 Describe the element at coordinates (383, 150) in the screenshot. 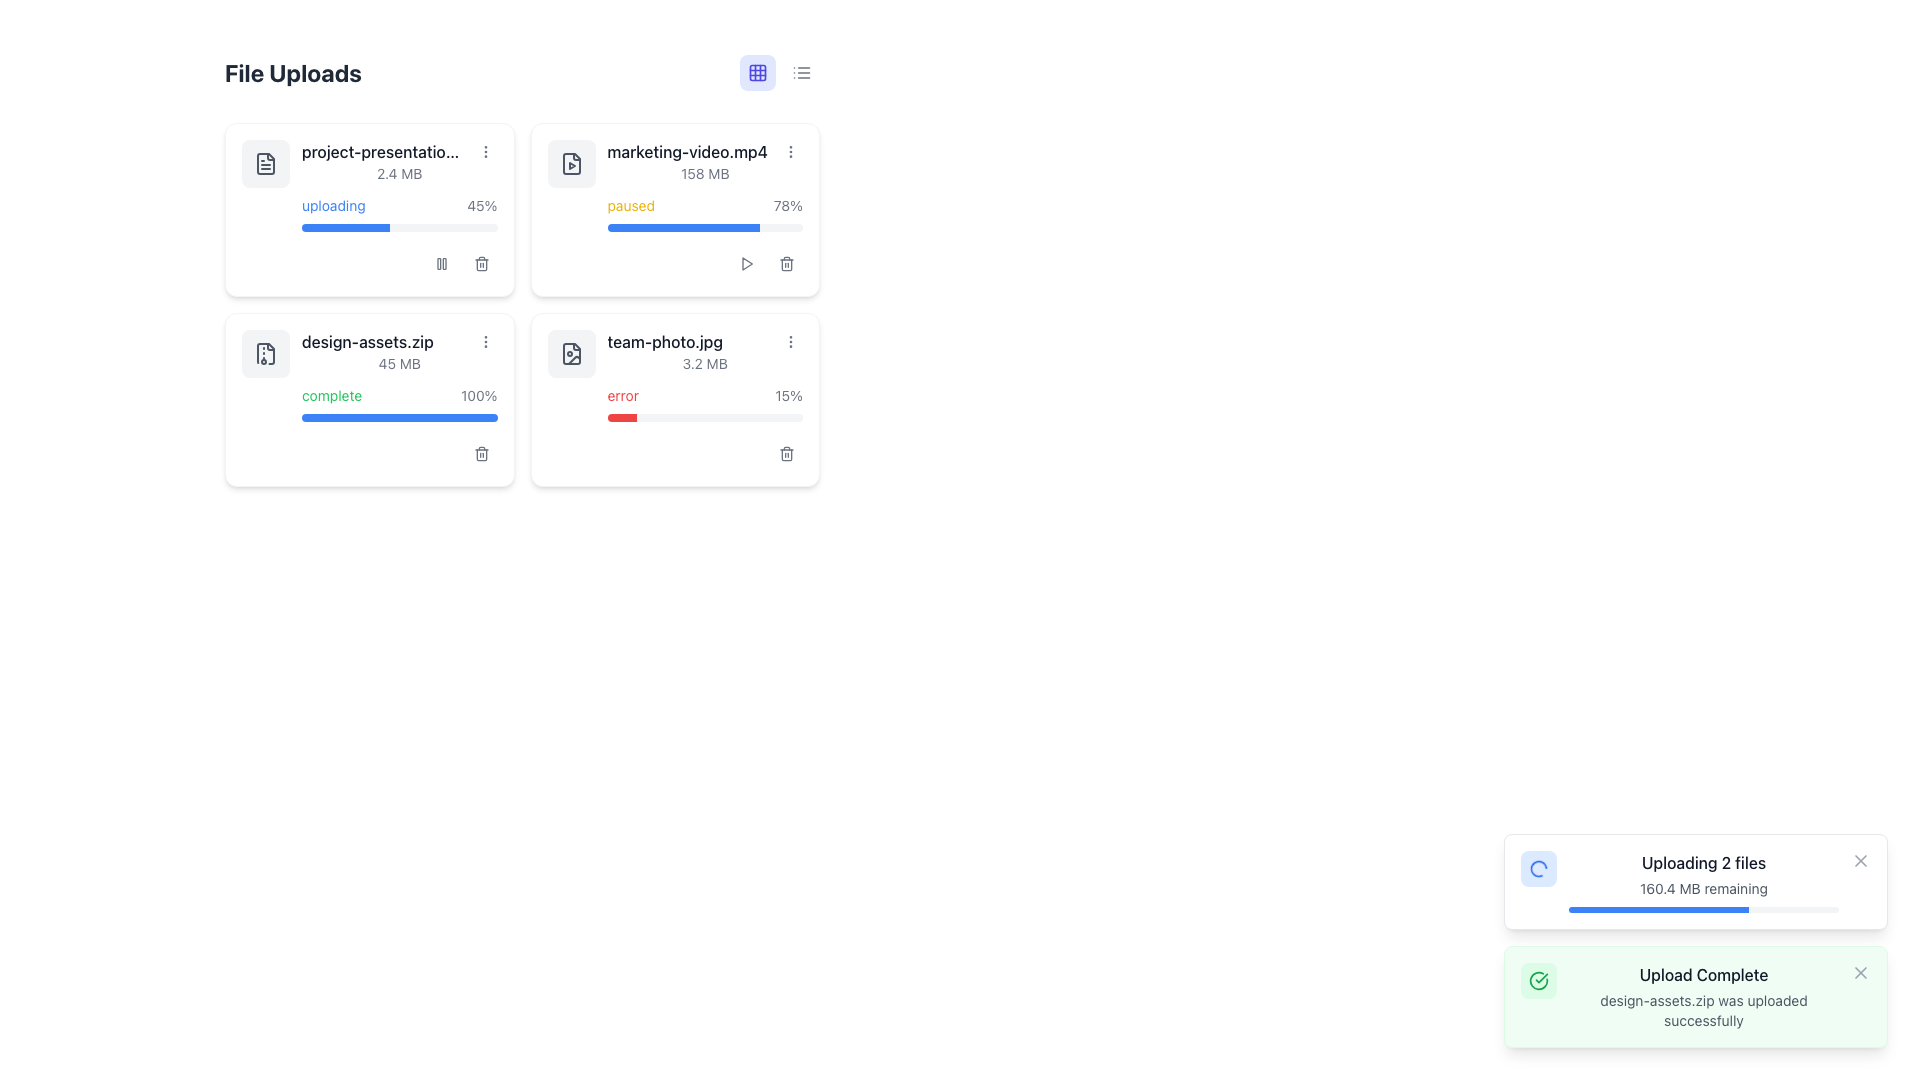

I see `the static text label displaying the name of the file being uploaded, located at the top-left corner of the 'File Uploads' section in the first card of the grid layout` at that location.